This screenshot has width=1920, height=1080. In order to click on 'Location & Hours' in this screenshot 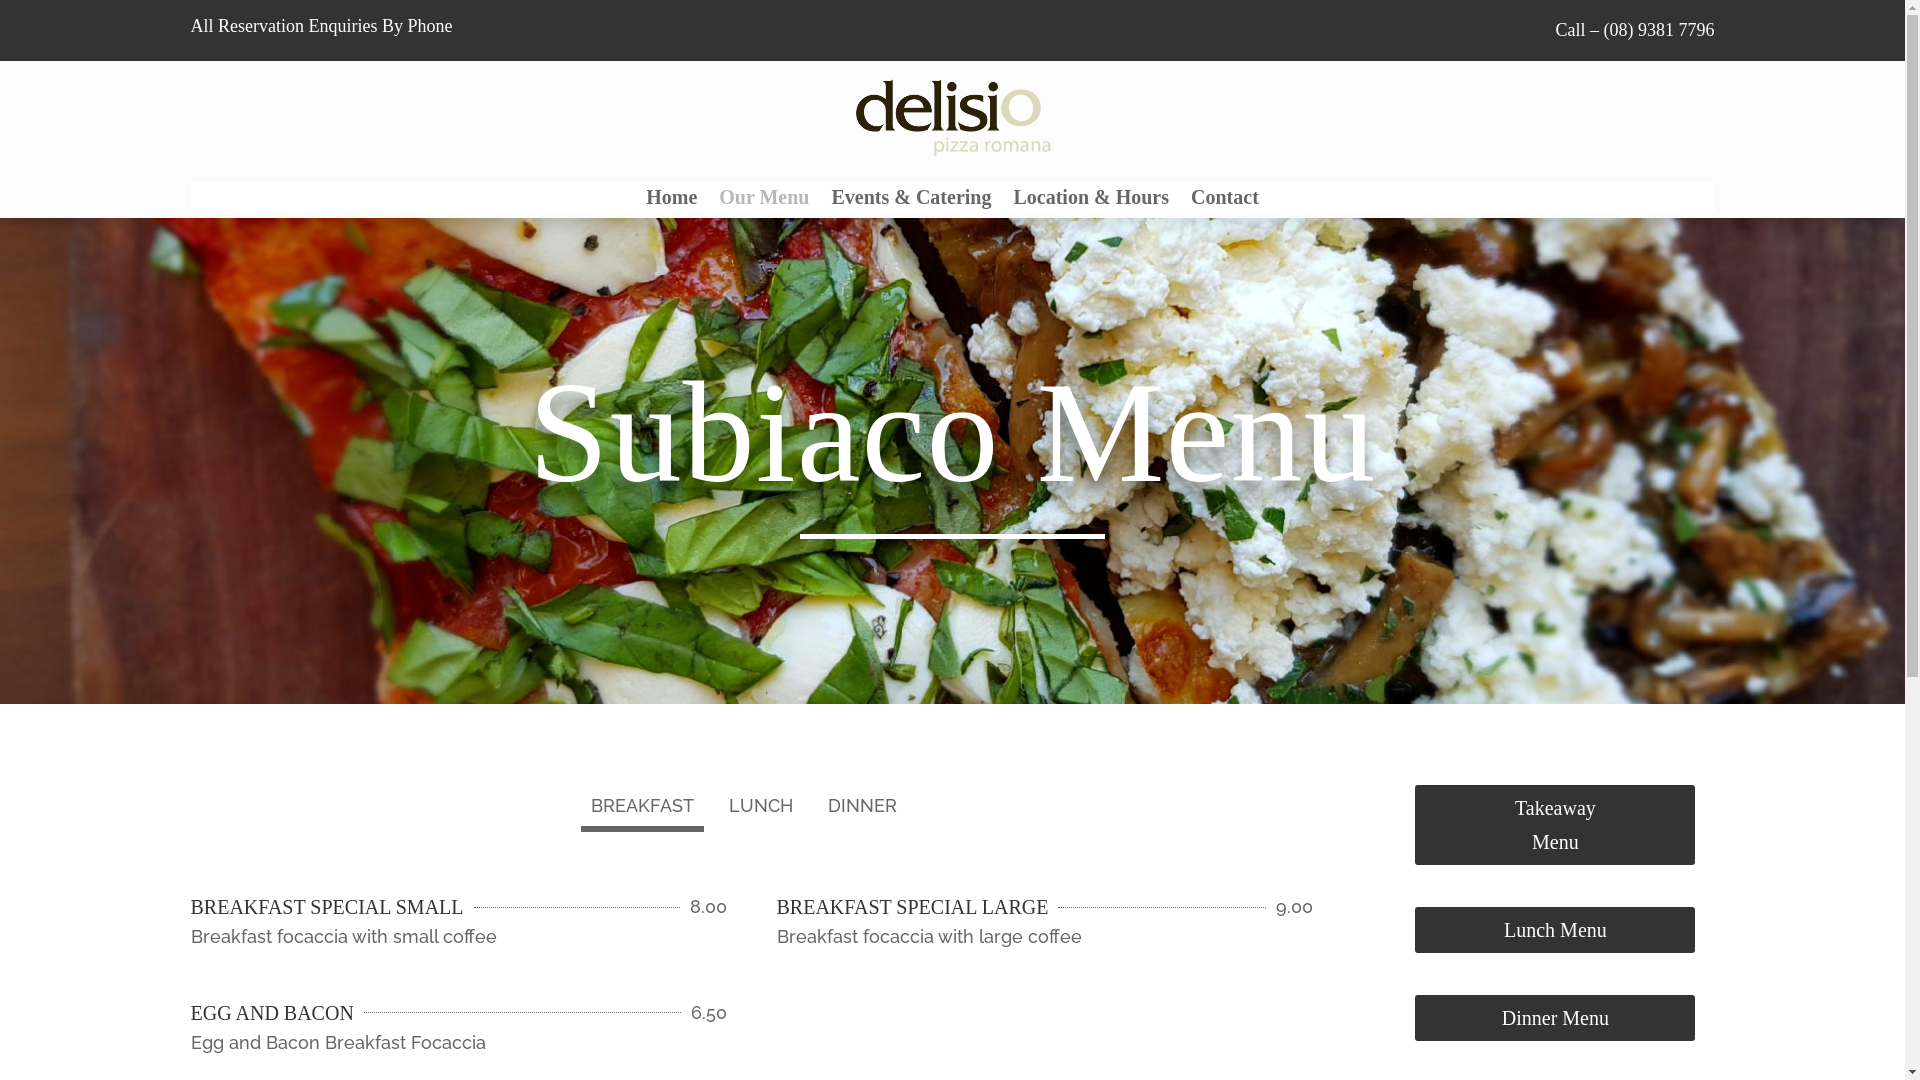, I will do `click(1089, 200)`.